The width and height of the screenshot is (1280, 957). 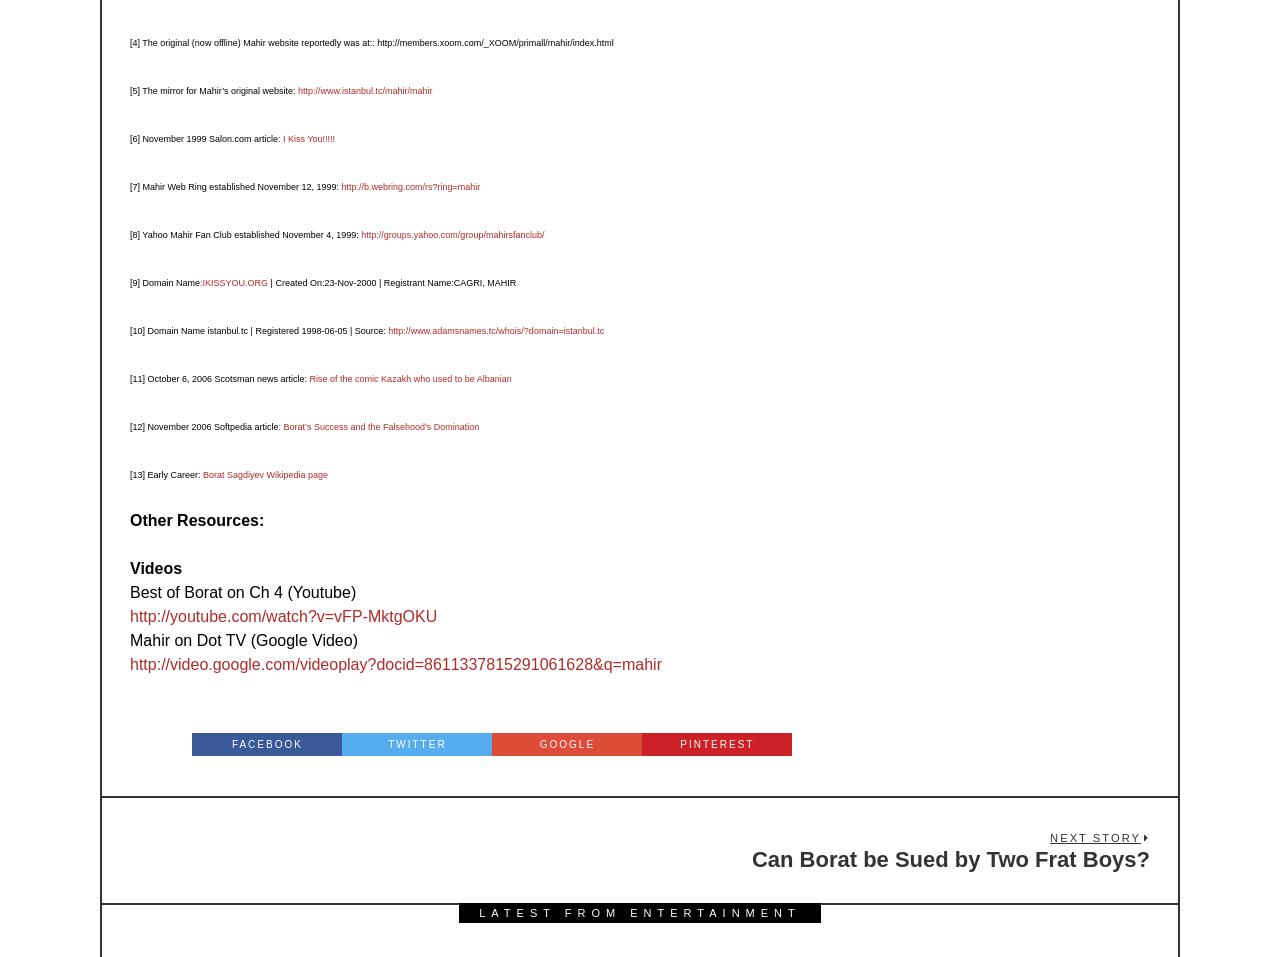 I want to click on 'Can Borat be Sued by Two Frat Boys?', so click(x=949, y=857).